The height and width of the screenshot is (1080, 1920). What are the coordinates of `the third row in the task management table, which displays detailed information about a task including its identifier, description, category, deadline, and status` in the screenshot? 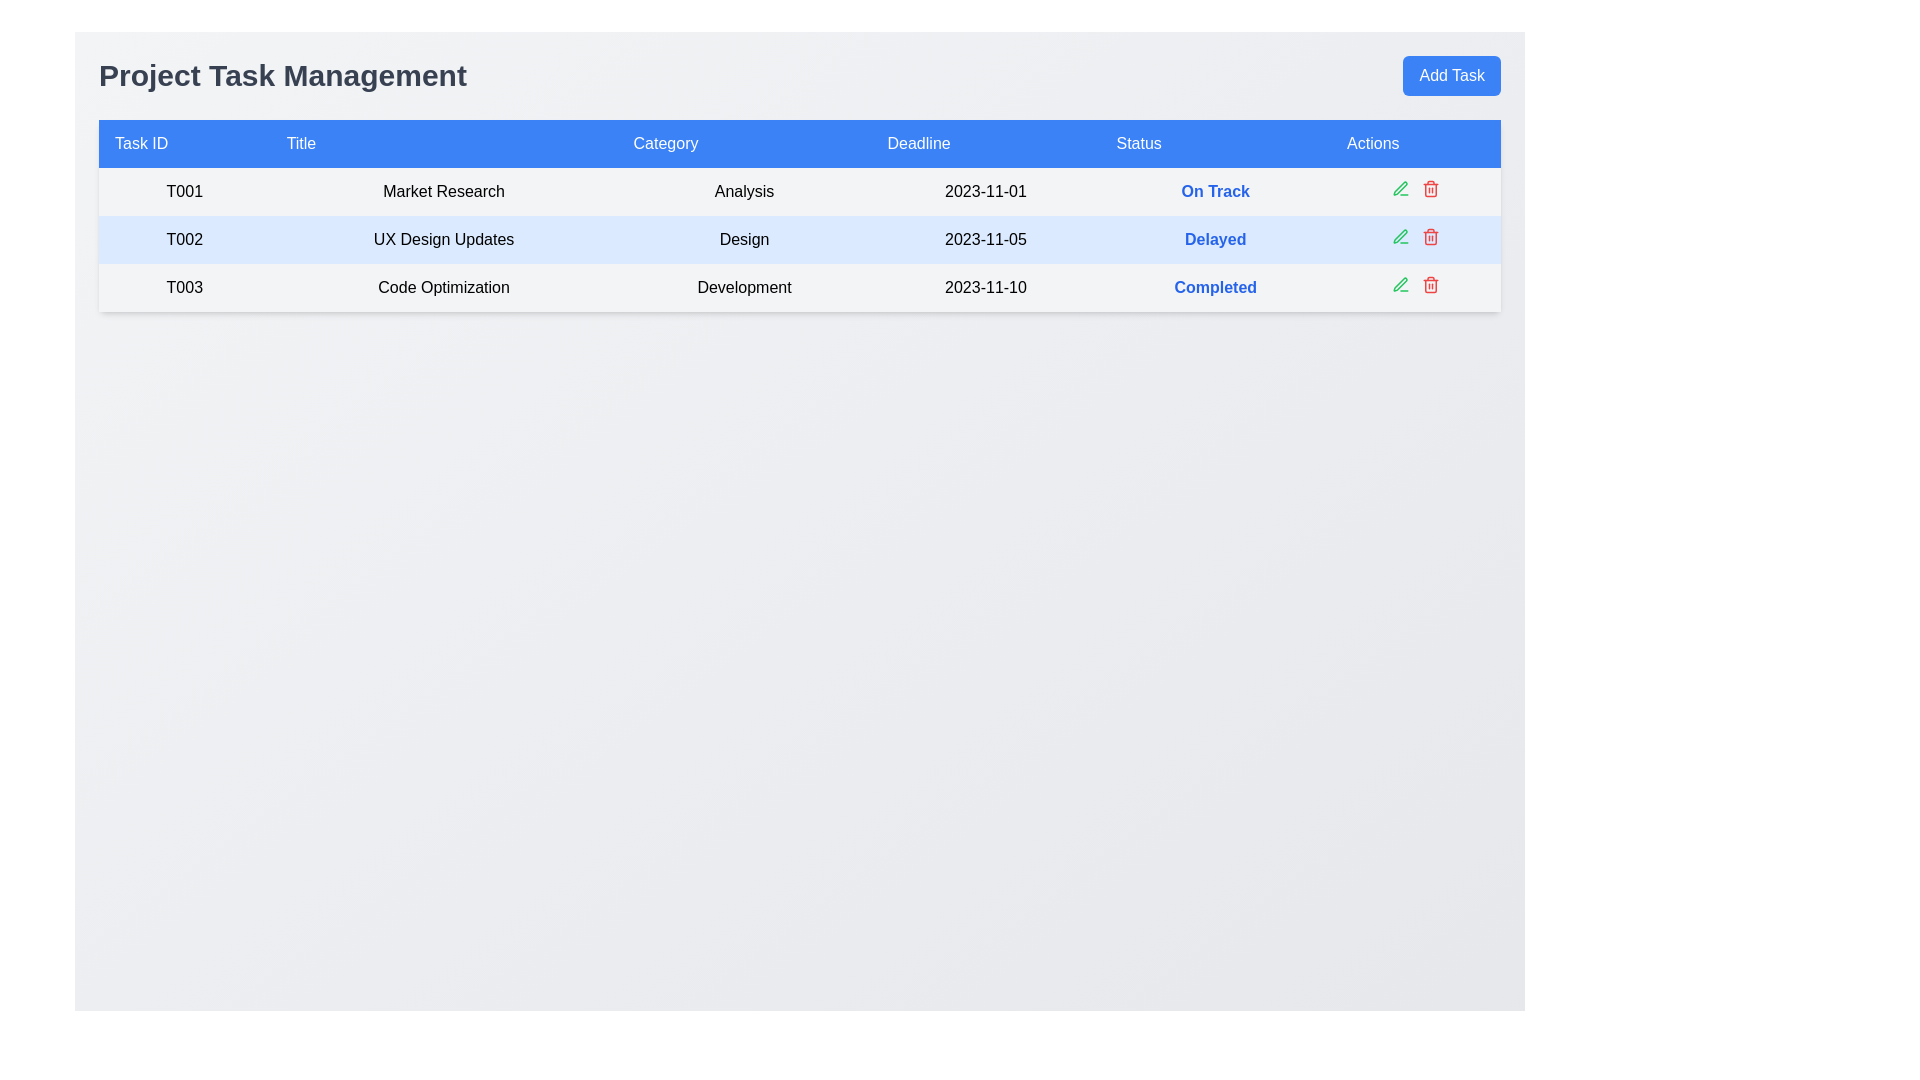 It's located at (800, 288).